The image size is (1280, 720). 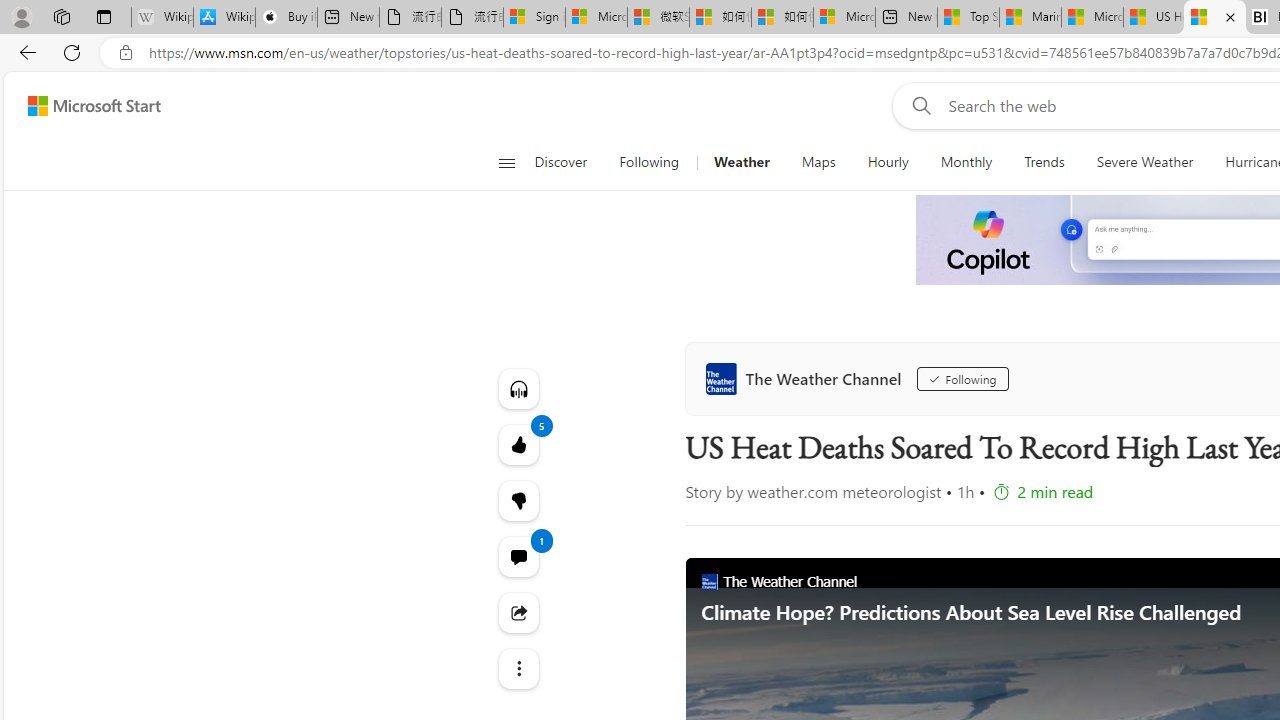 I want to click on 'Discover', so click(x=567, y=162).